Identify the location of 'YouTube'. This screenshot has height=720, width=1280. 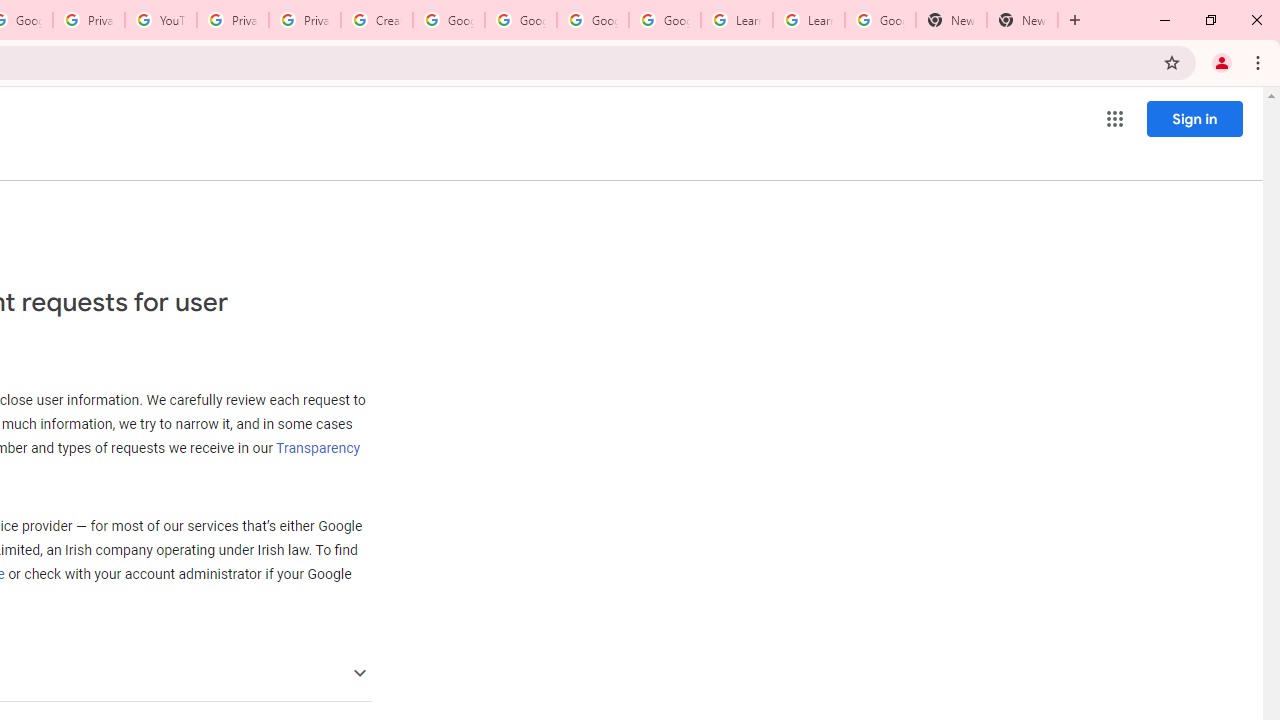
(161, 20).